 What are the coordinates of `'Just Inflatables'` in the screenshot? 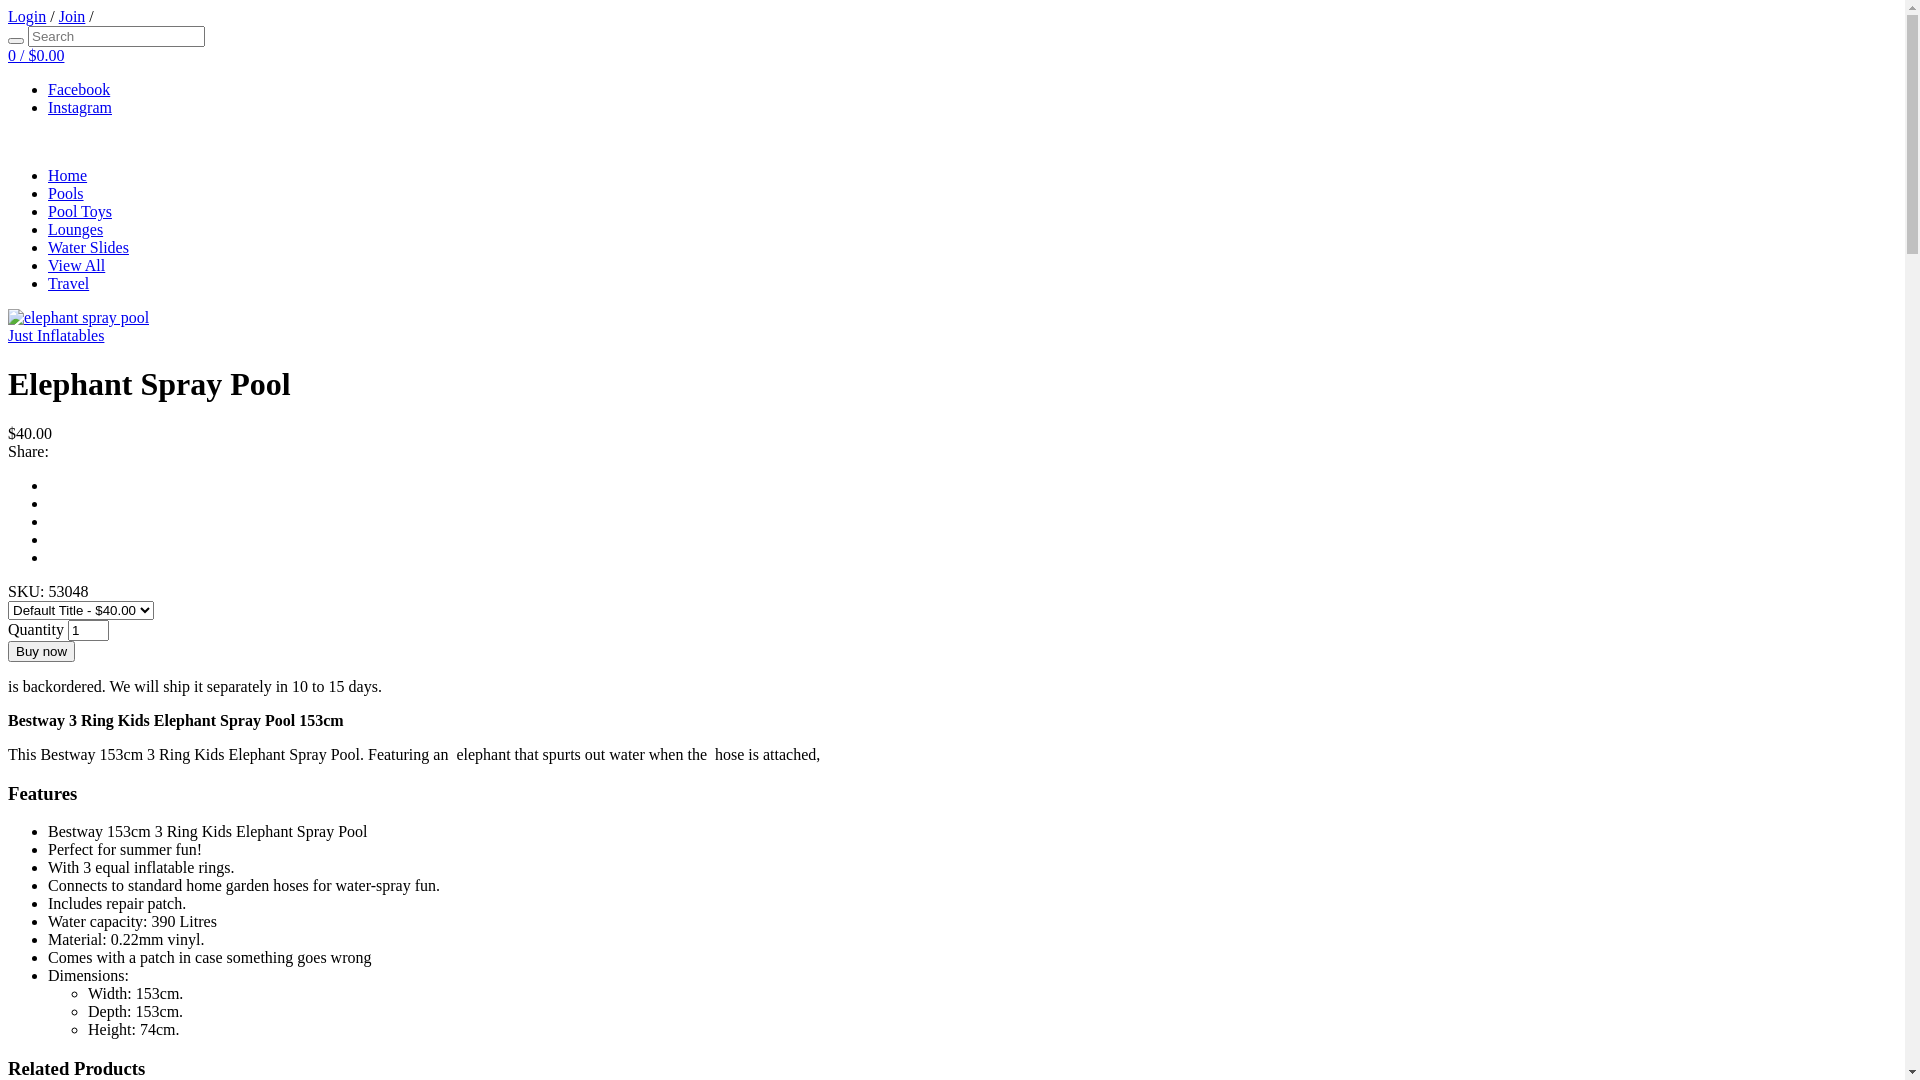 It's located at (56, 334).